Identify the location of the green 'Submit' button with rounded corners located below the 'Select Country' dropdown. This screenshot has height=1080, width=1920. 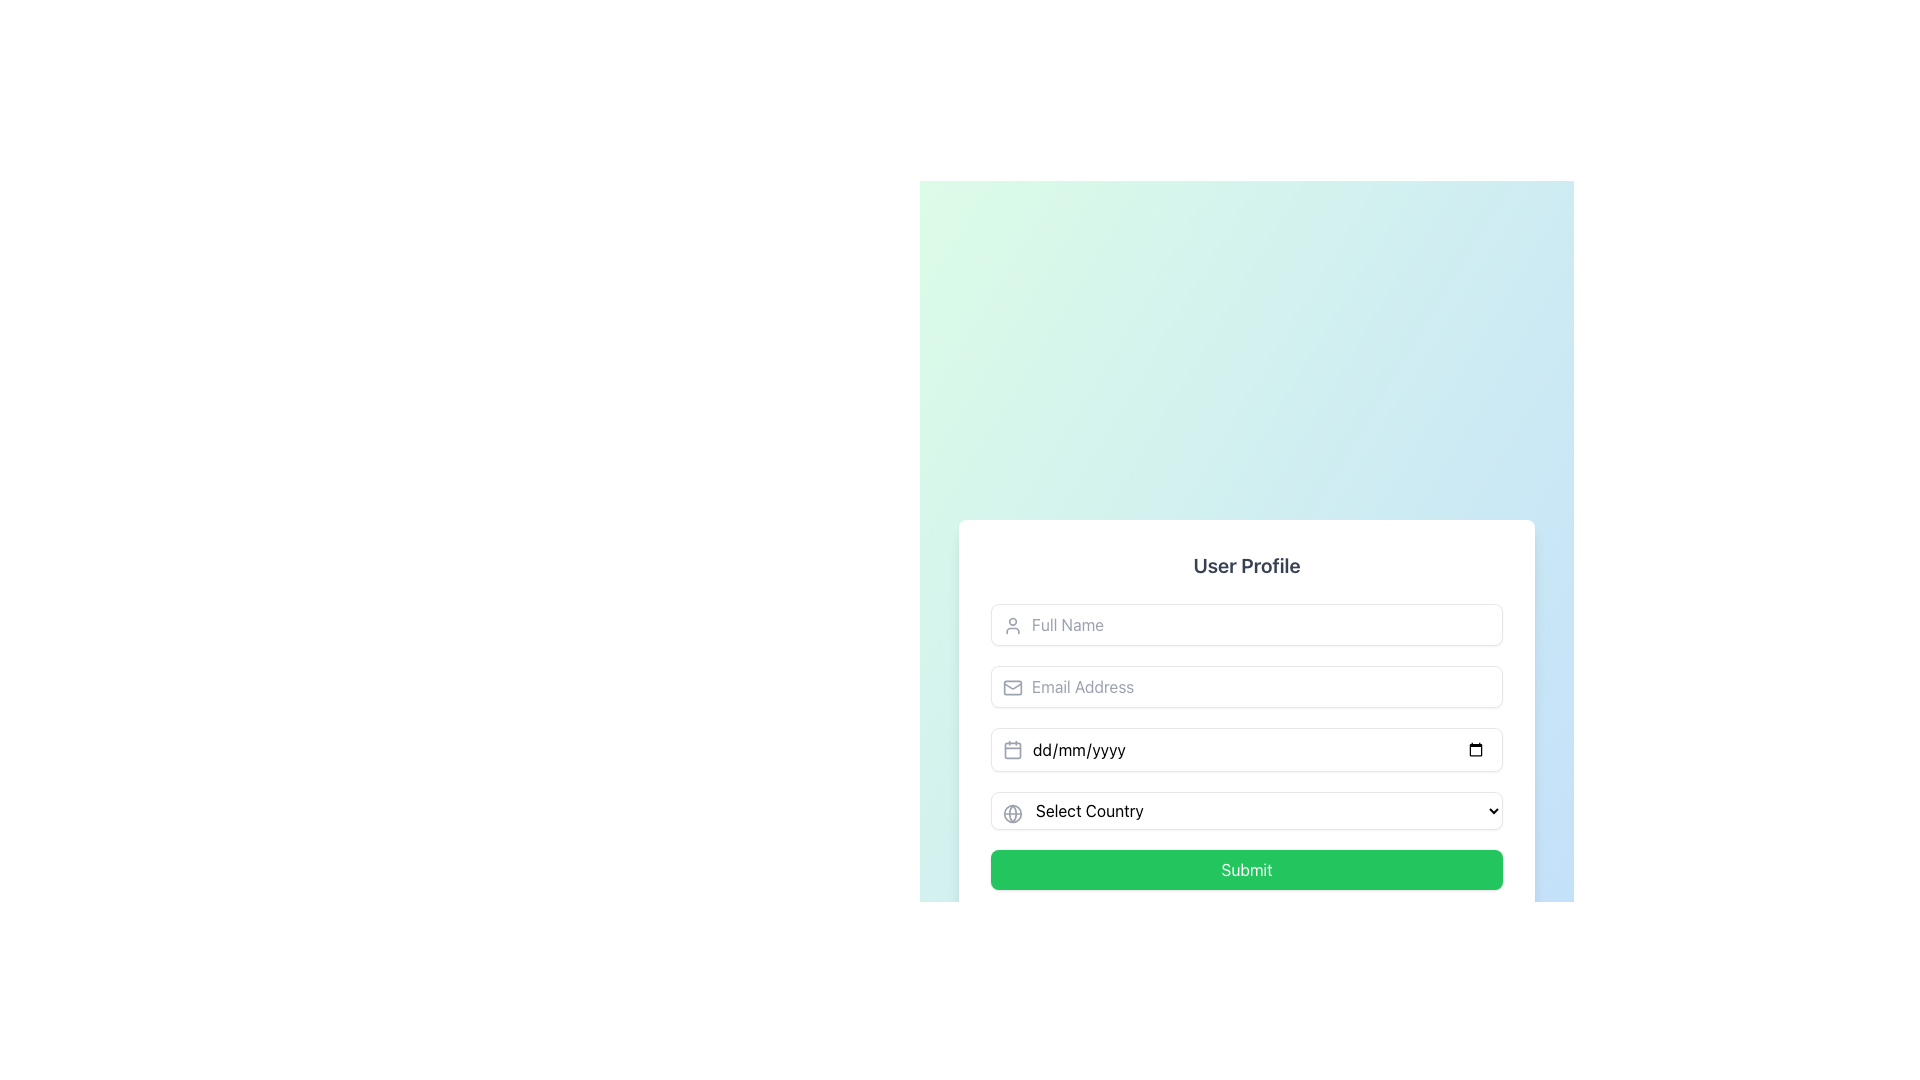
(1246, 869).